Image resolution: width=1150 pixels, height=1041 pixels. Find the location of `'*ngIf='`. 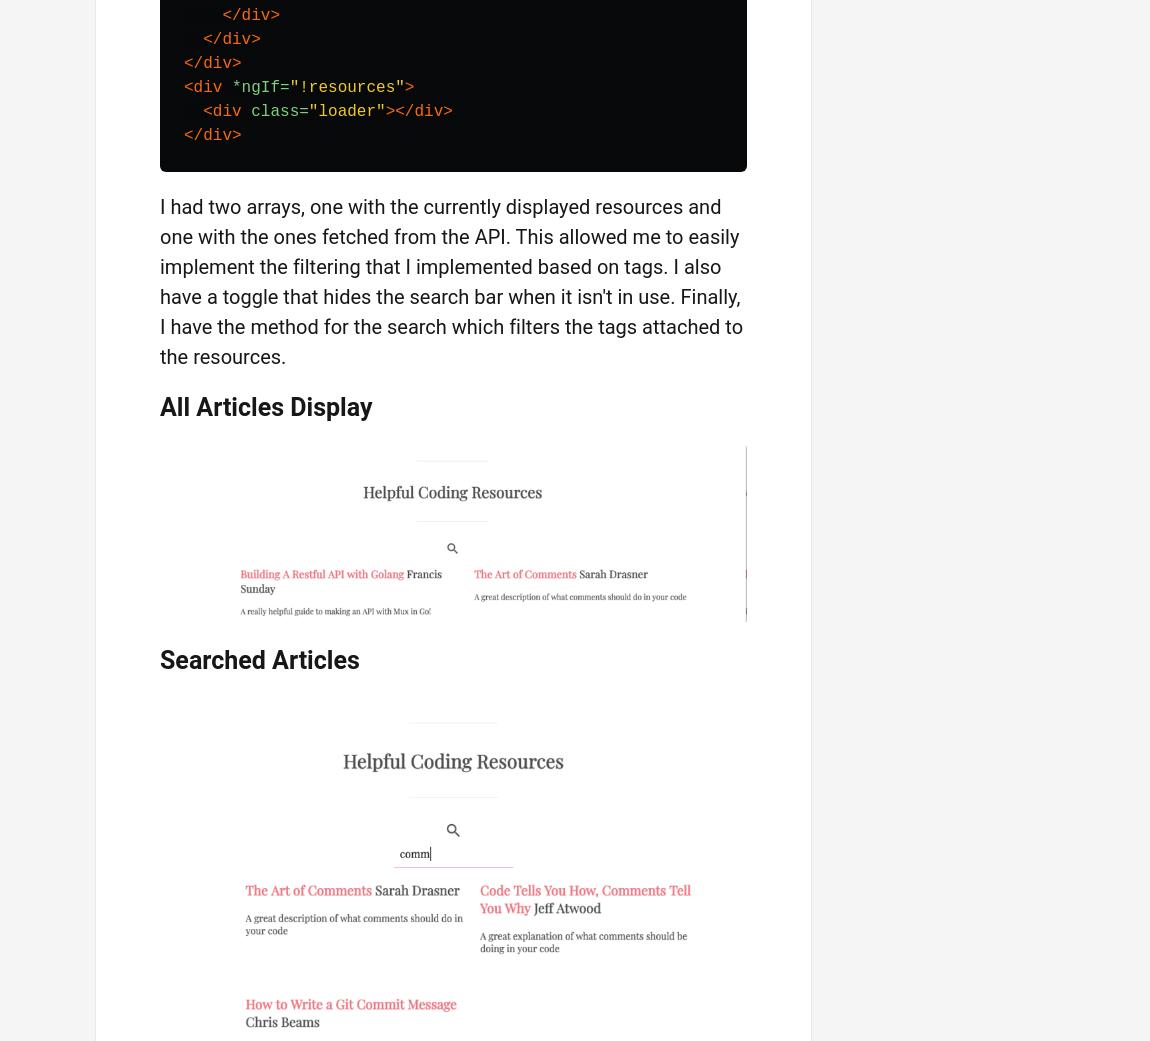

'*ngIf=' is located at coordinates (259, 86).